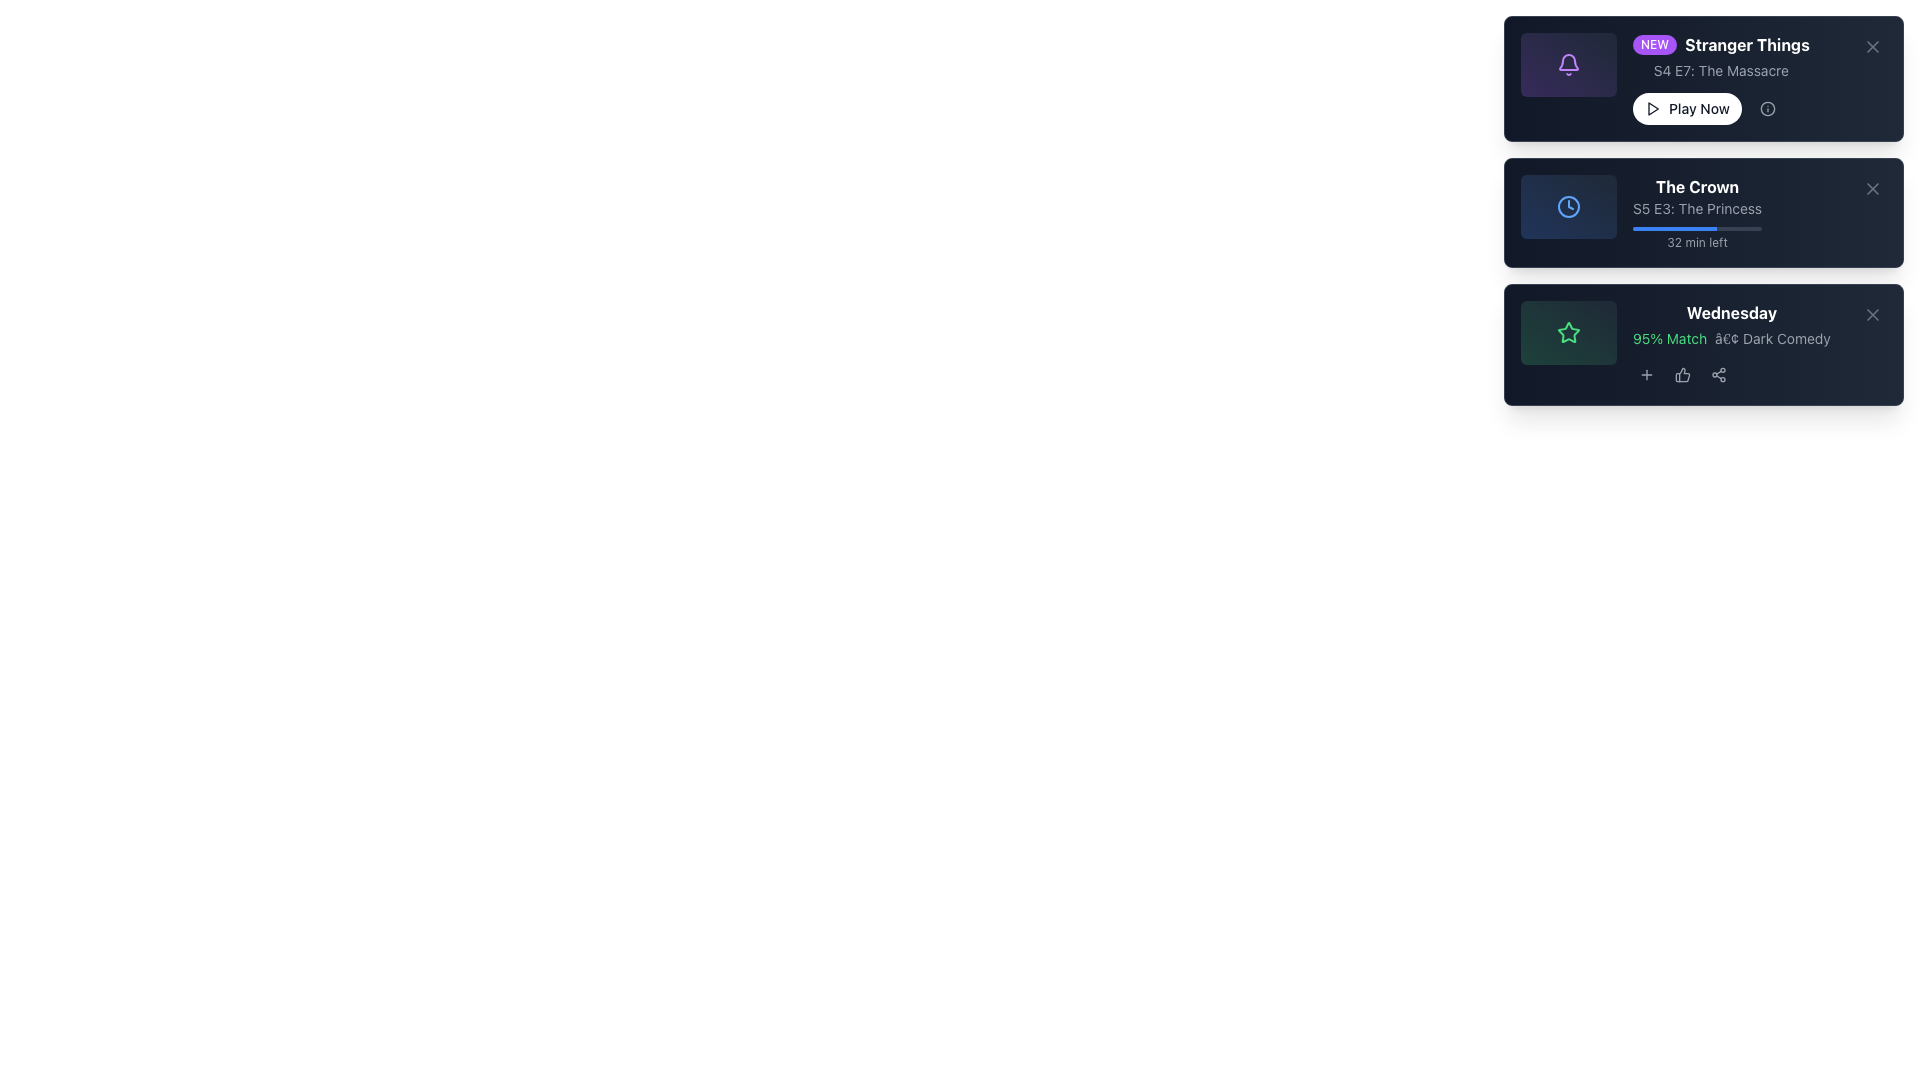 This screenshot has width=1920, height=1080. Describe the element at coordinates (1871, 45) in the screenshot. I see `the small, circular button with an 'X' icon located in the top-right corner of the 'Stranger Things' card to change its color from gray to white` at that location.